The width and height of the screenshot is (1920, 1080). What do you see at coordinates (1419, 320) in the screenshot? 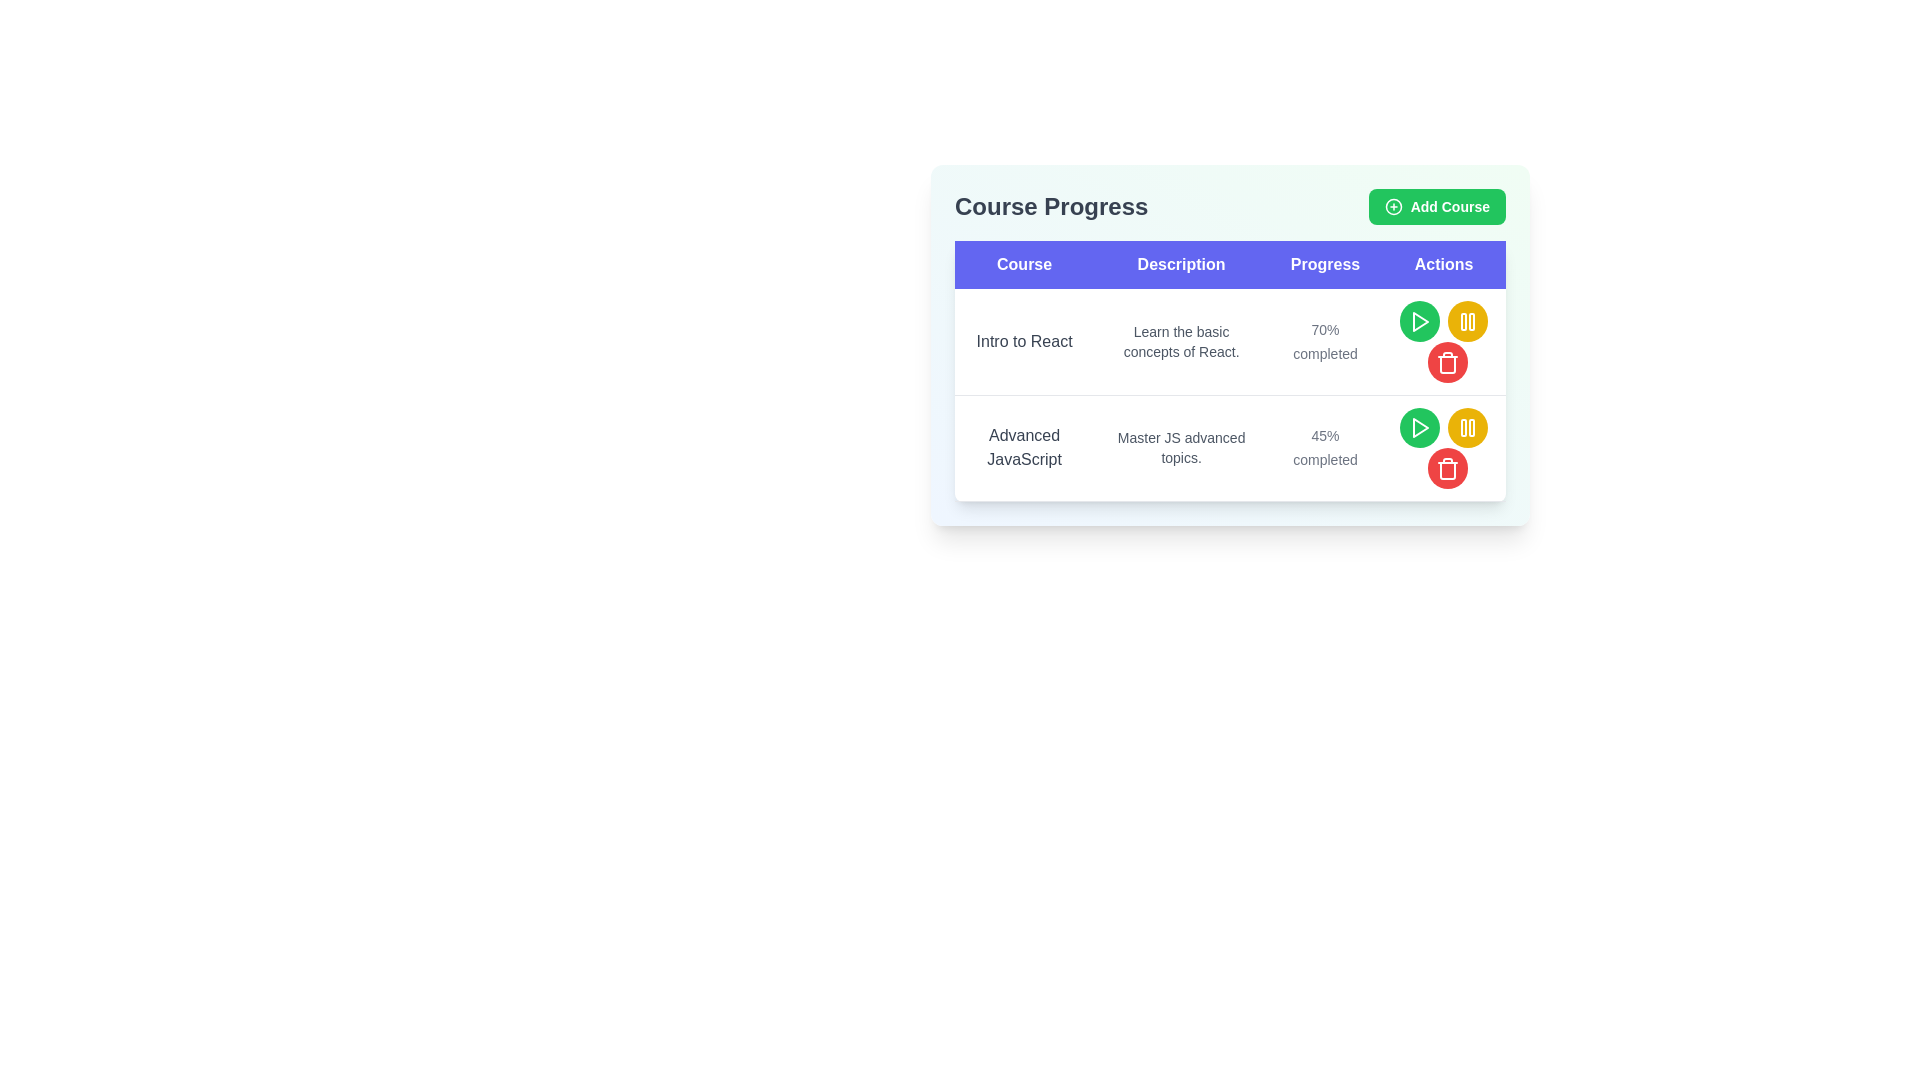
I see `the play button icon, which is a triangular shape pointing to the right within a circular green background, located in the 'Actions' column of the second row associated with 'Advanced JavaScript'` at bounding box center [1419, 320].